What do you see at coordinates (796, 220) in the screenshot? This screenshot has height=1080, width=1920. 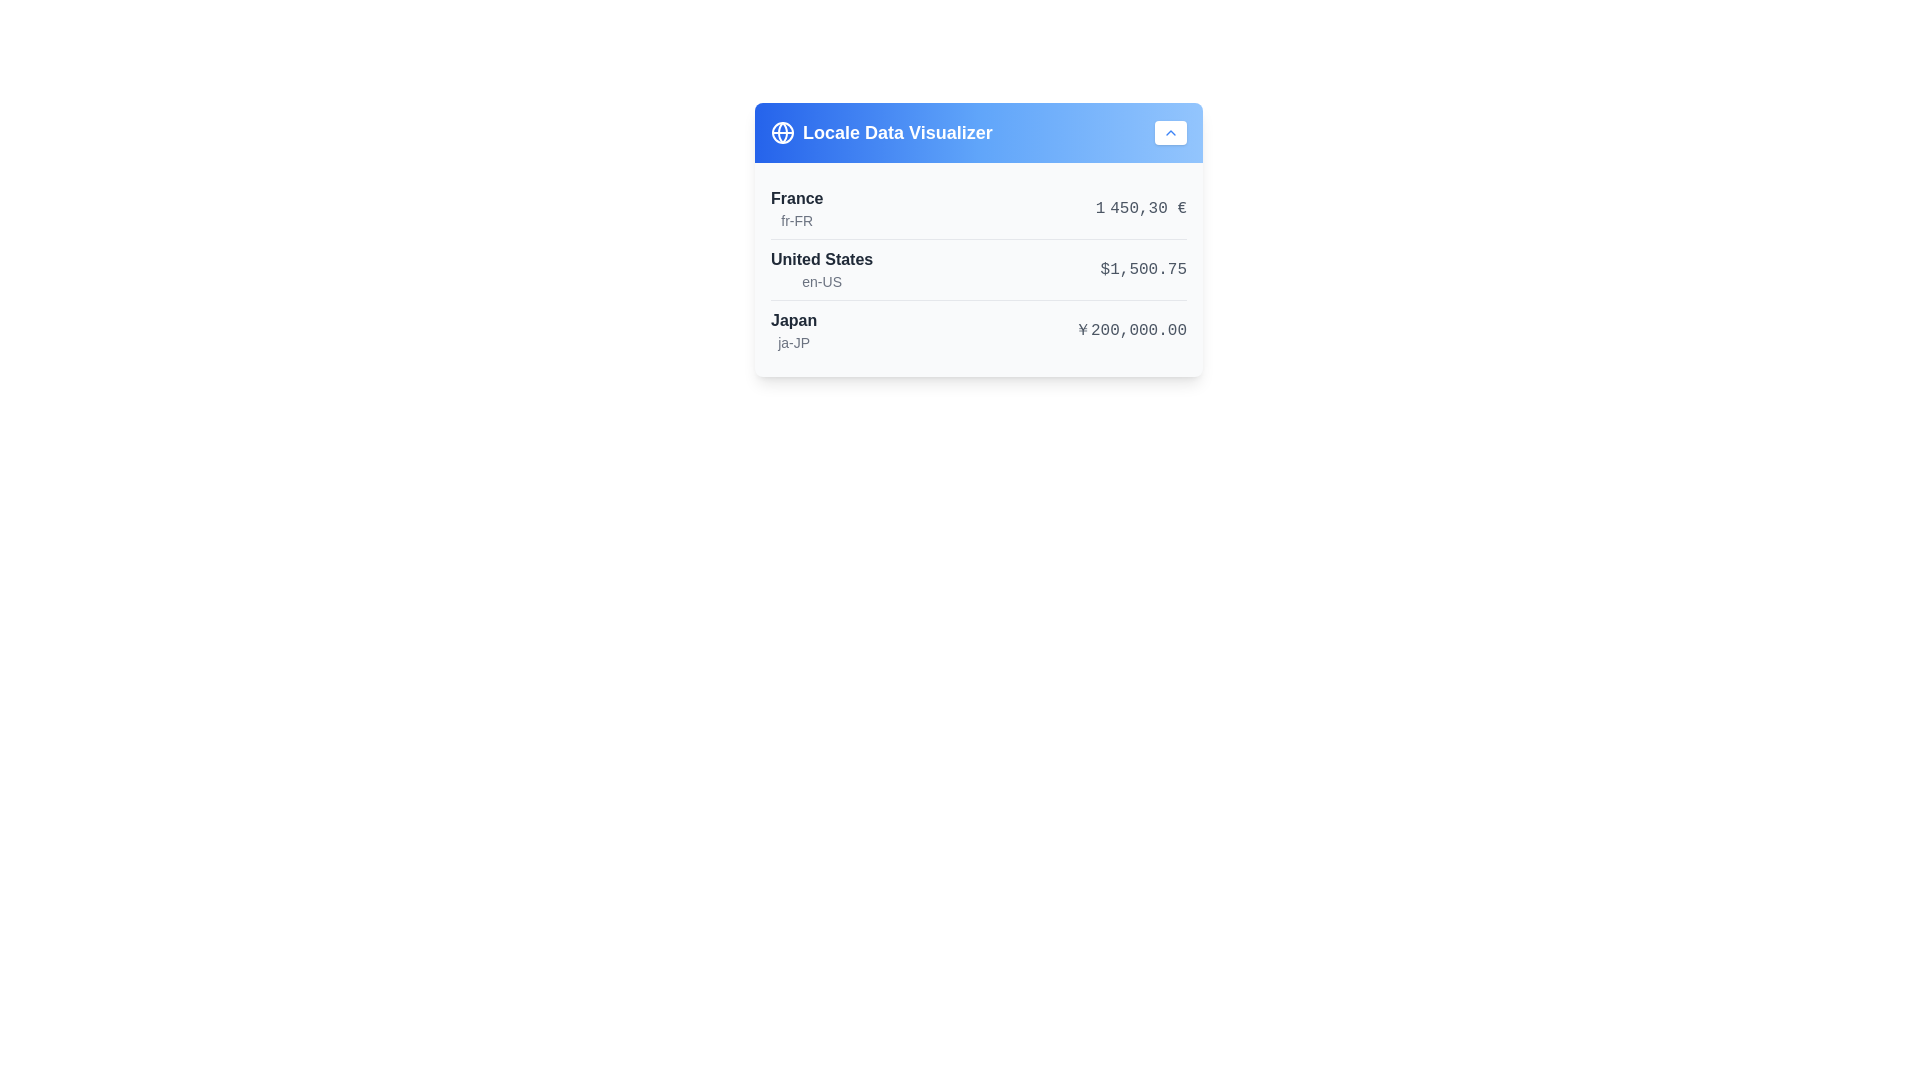 I see `text label indicating the locale code 'fr-FR', which is located below the heading 'France' in the Locale Data Visualizer panel` at bounding box center [796, 220].